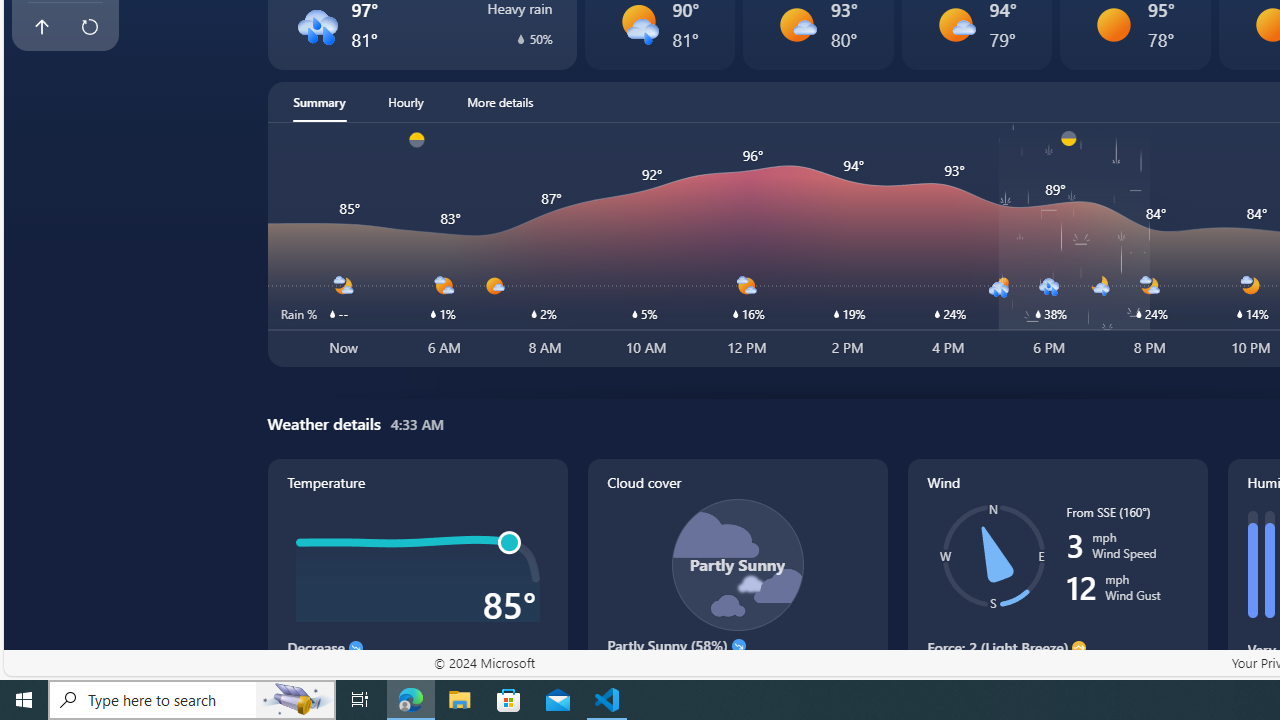 This screenshot has width=1280, height=720. What do you see at coordinates (41, 27) in the screenshot?
I see `'Back to top'` at bounding box center [41, 27].